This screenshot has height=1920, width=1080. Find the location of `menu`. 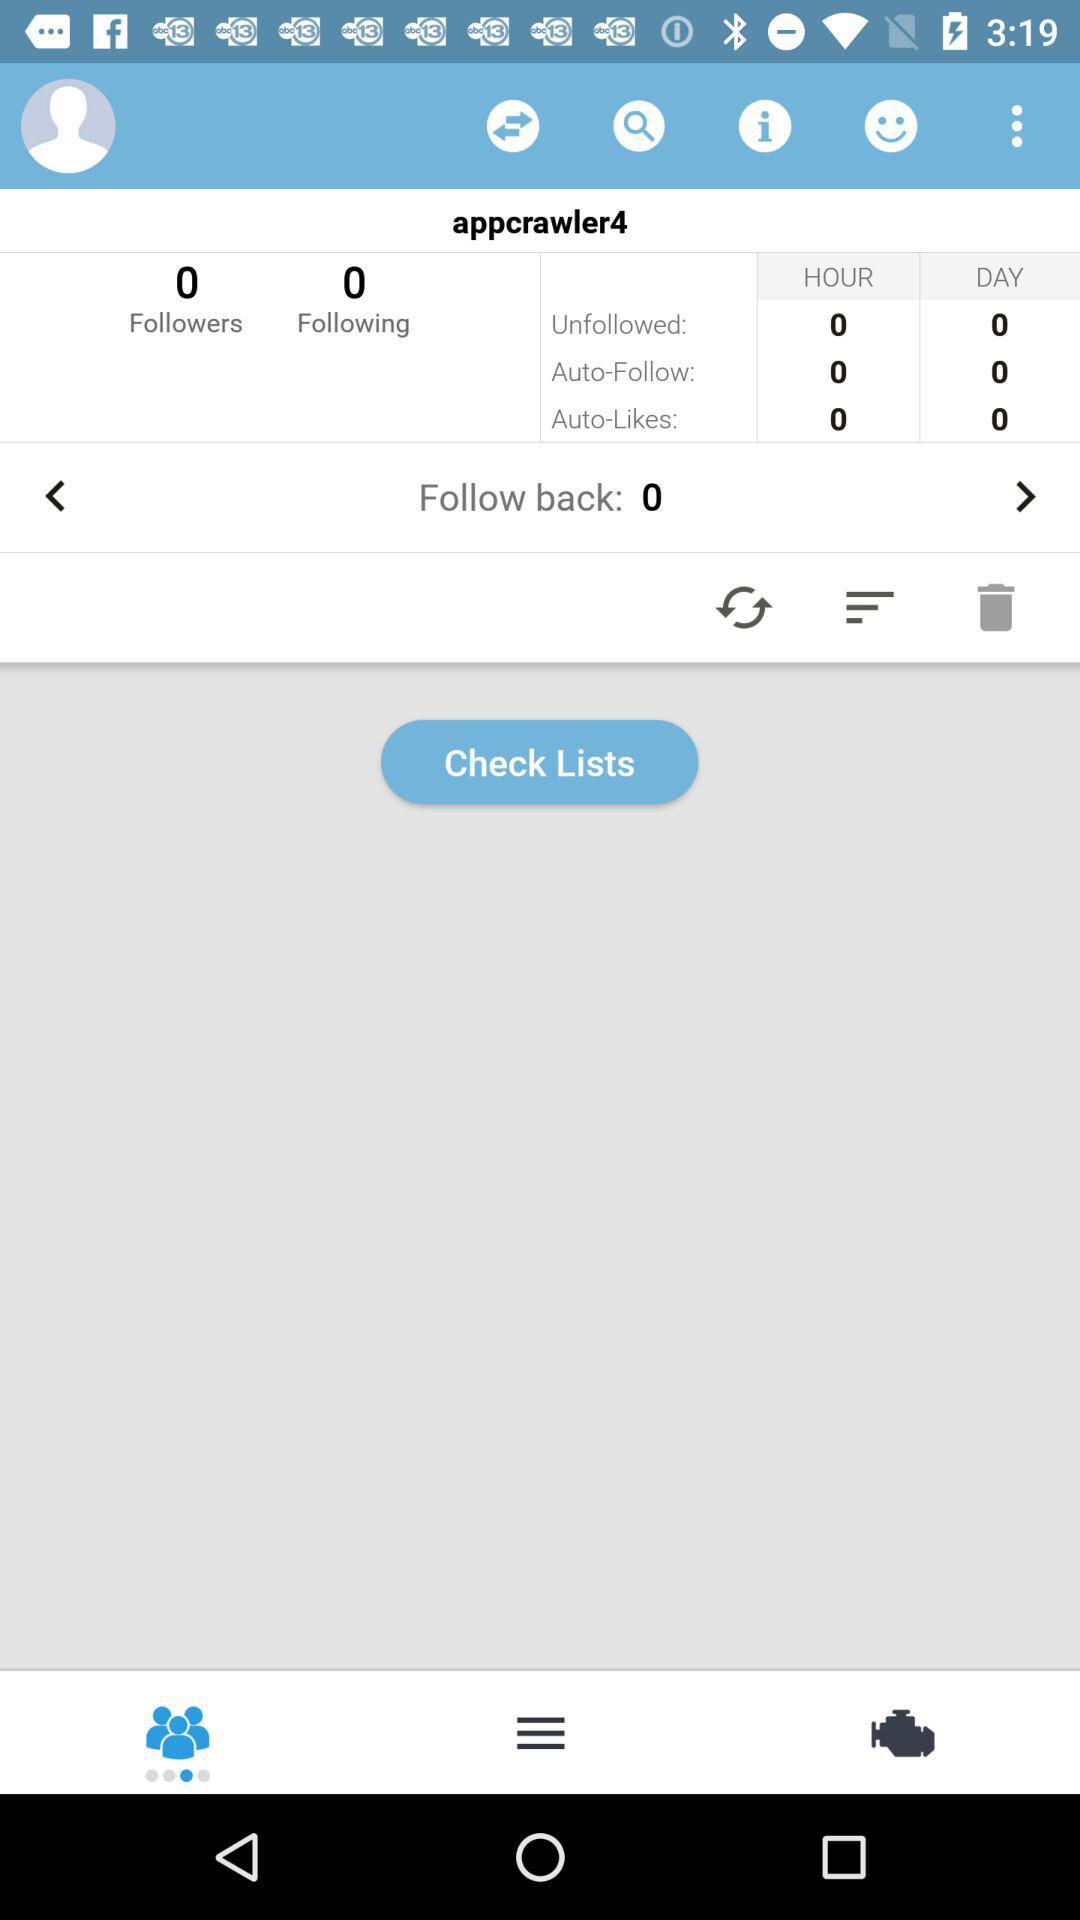

menu is located at coordinates (1017, 124).